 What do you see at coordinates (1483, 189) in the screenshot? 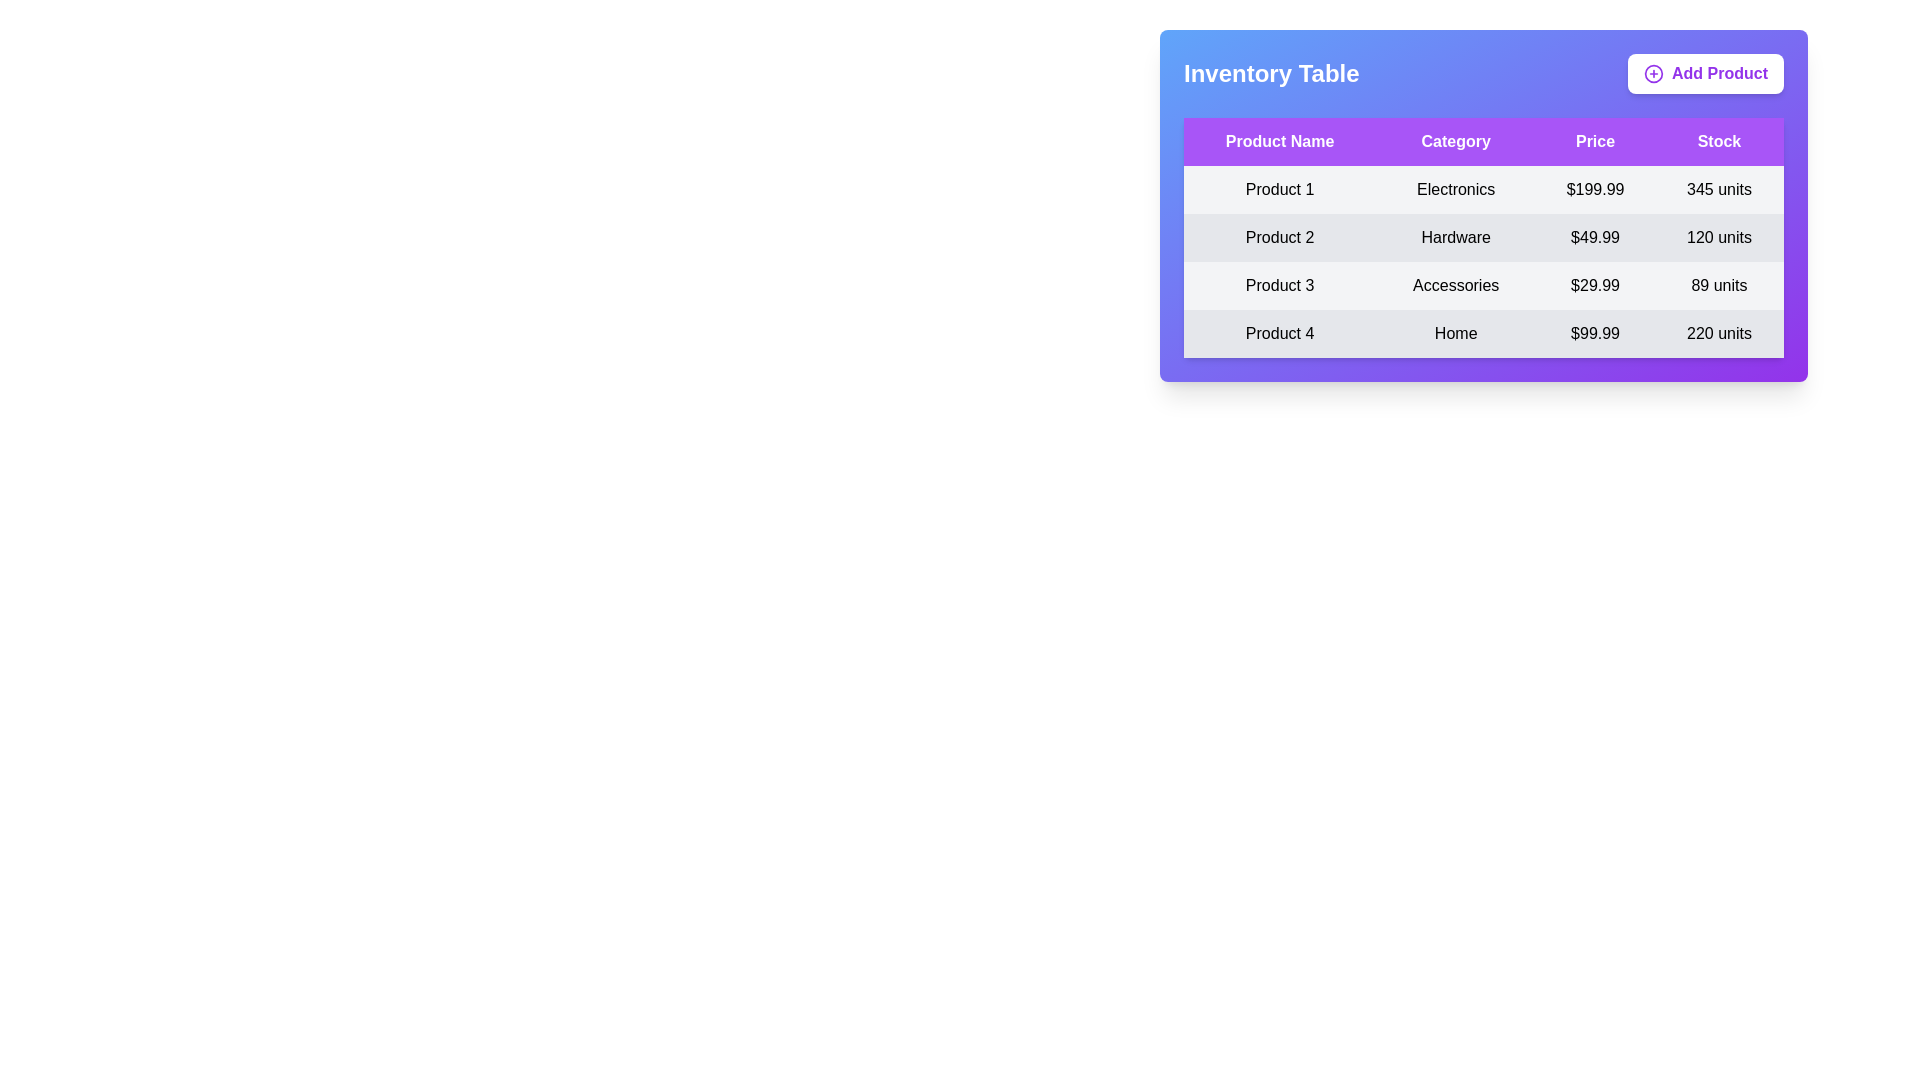
I see `the row corresponding to Product 1` at bounding box center [1483, 189].